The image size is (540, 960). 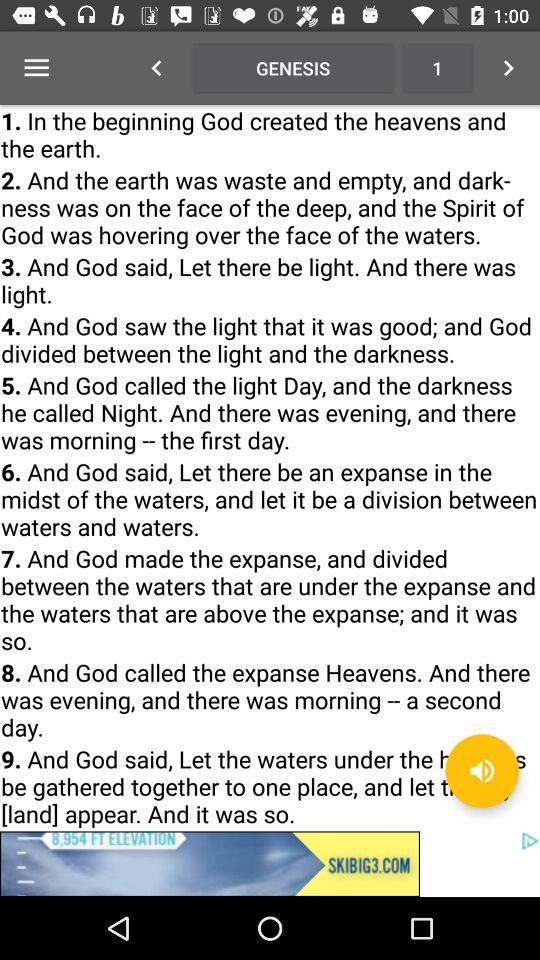 I want to click on the volume icon, so click(x=481, y=769).